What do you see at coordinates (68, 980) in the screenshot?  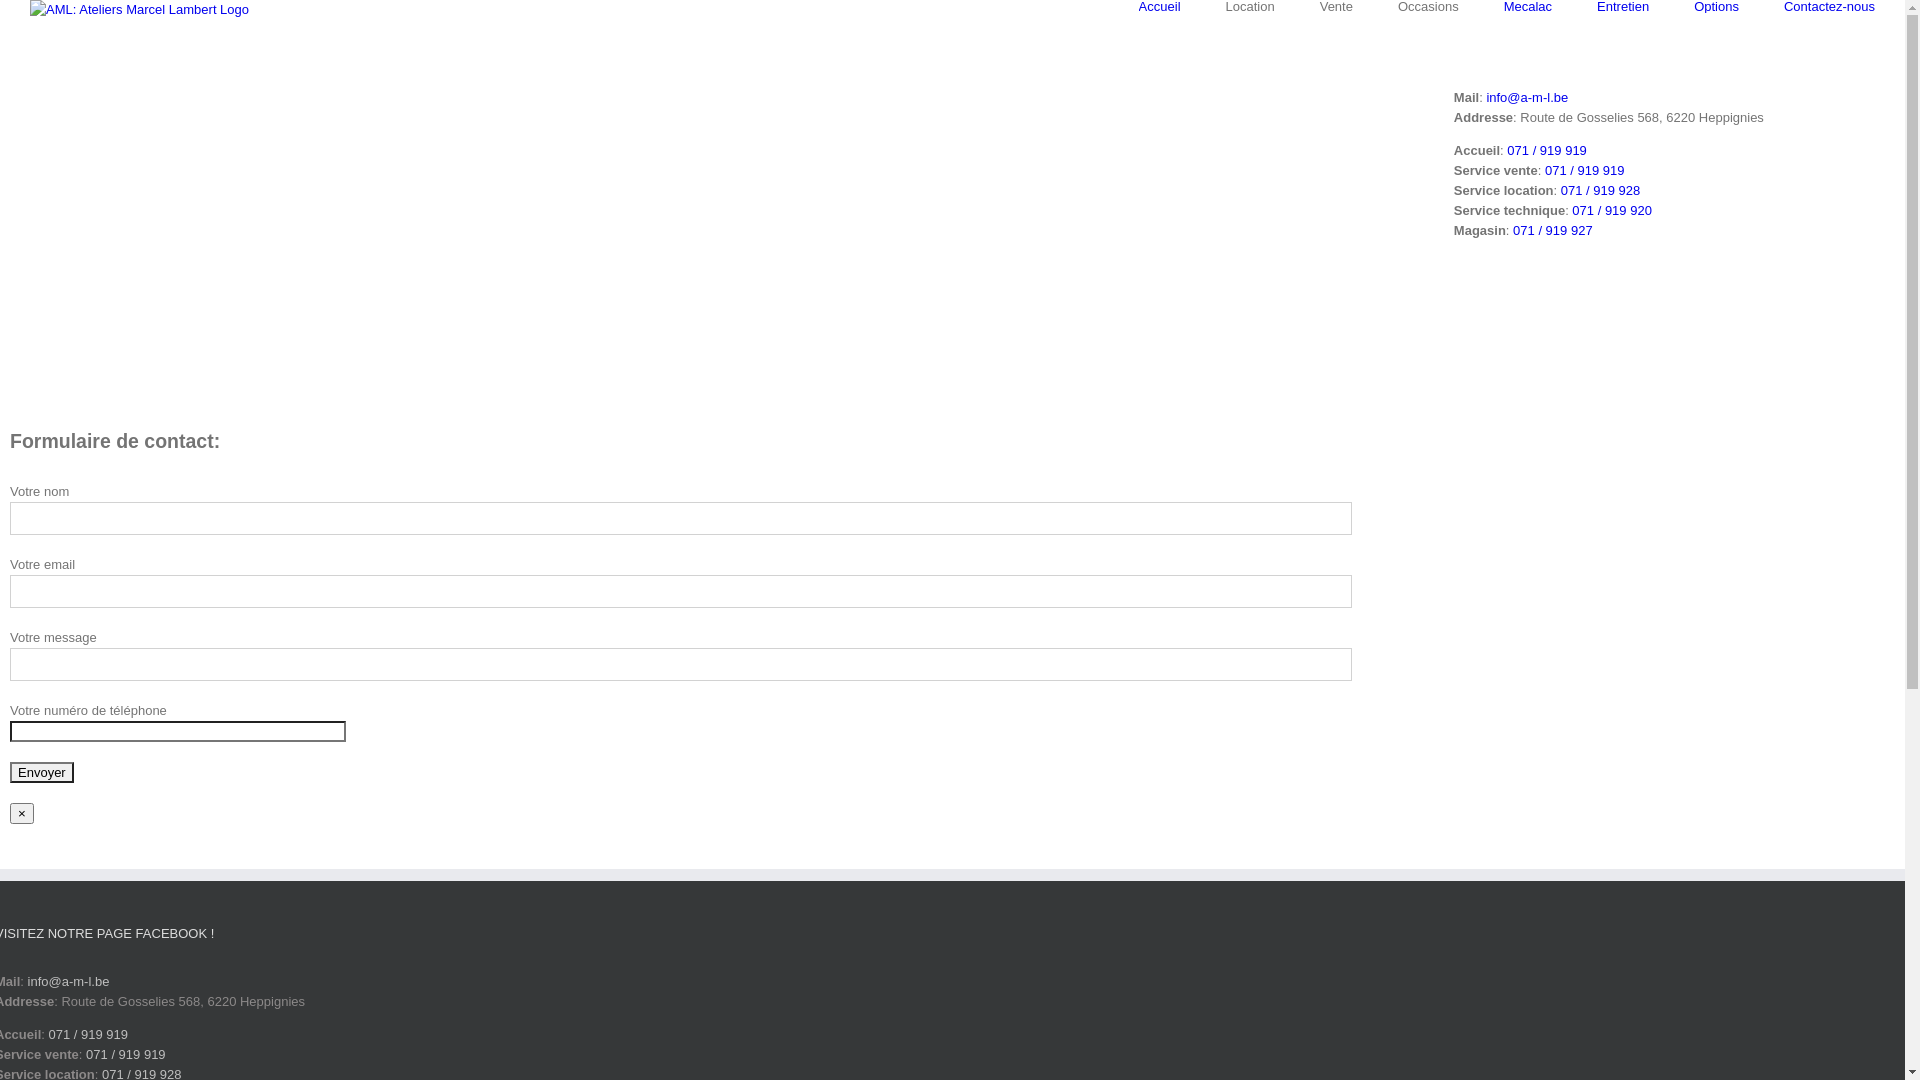 I see `'info@a-m-l.be'` at bounding box center [68, 980].